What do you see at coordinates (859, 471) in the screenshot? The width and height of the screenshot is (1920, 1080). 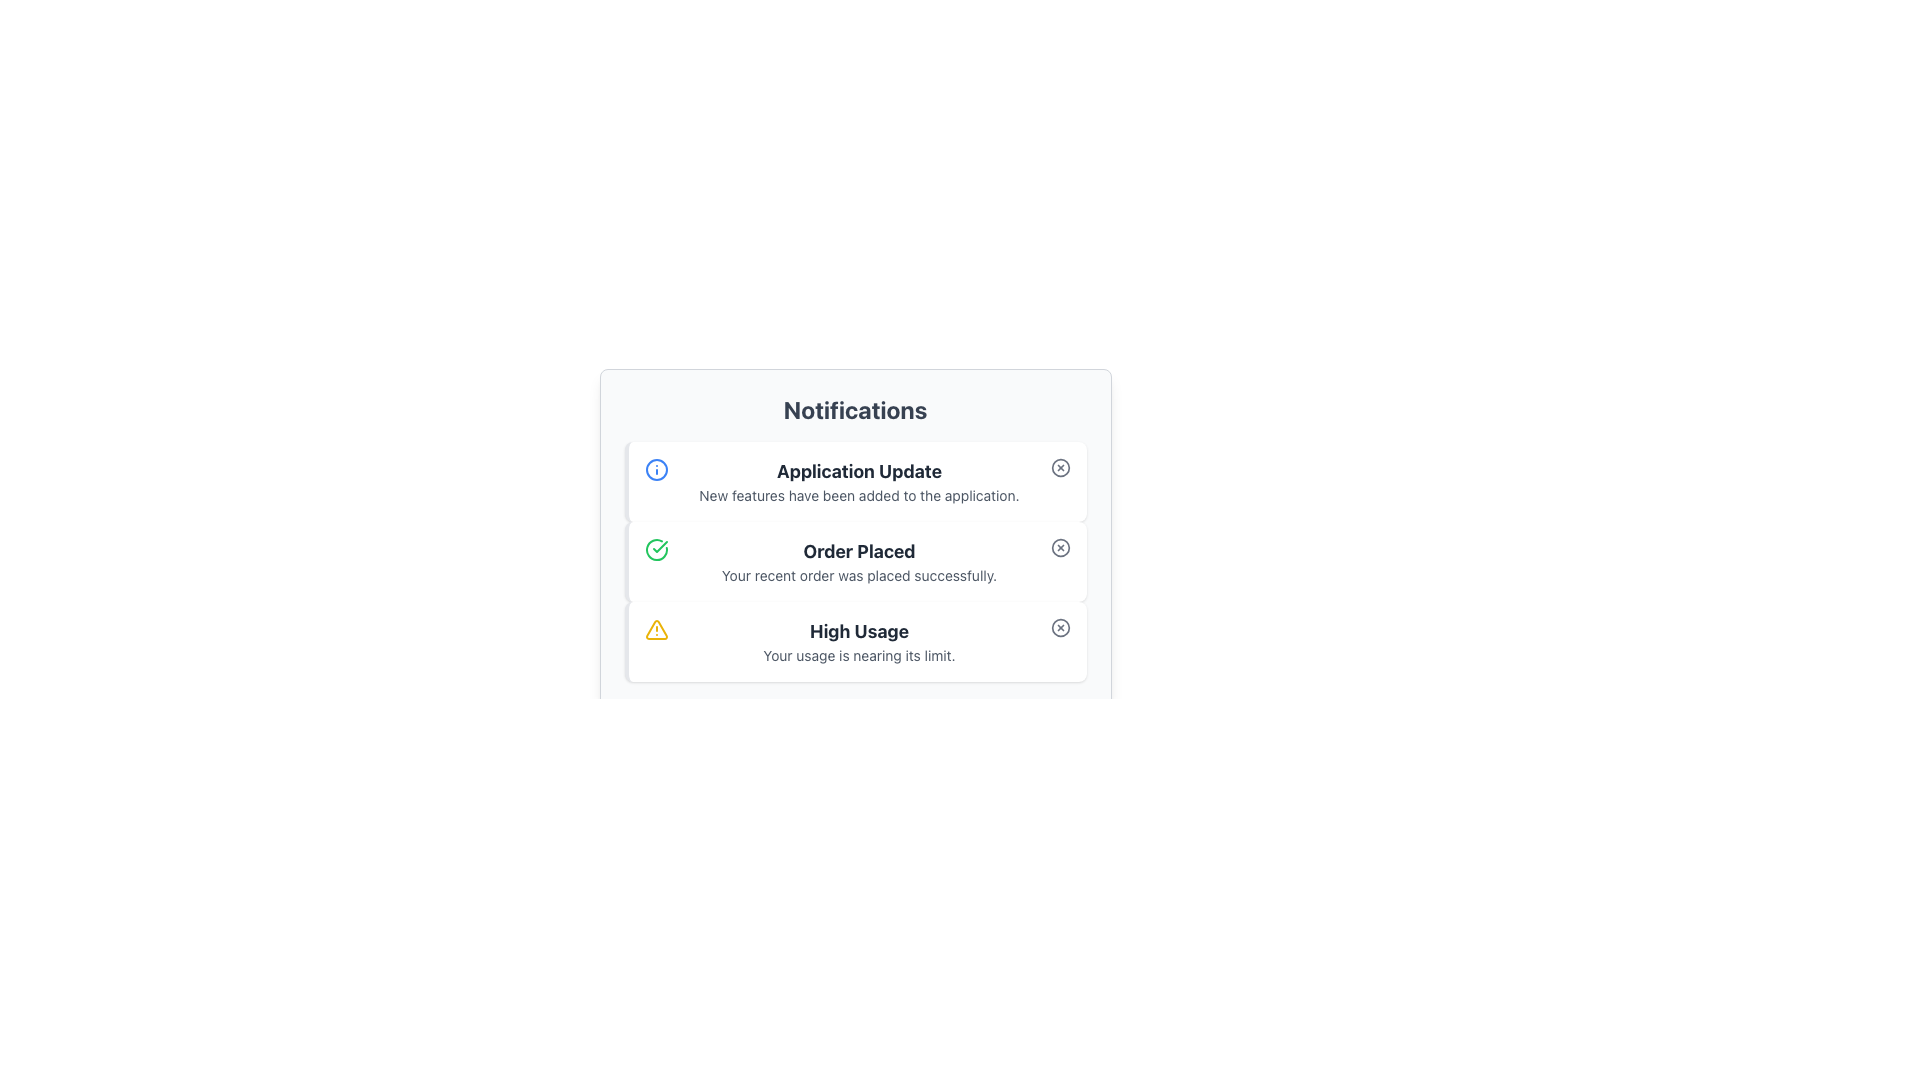 I see `the text label displaying 'Application Update' which is styled in bold and dark gray, located at the top of the notification card` at bounding box center [859, 471].